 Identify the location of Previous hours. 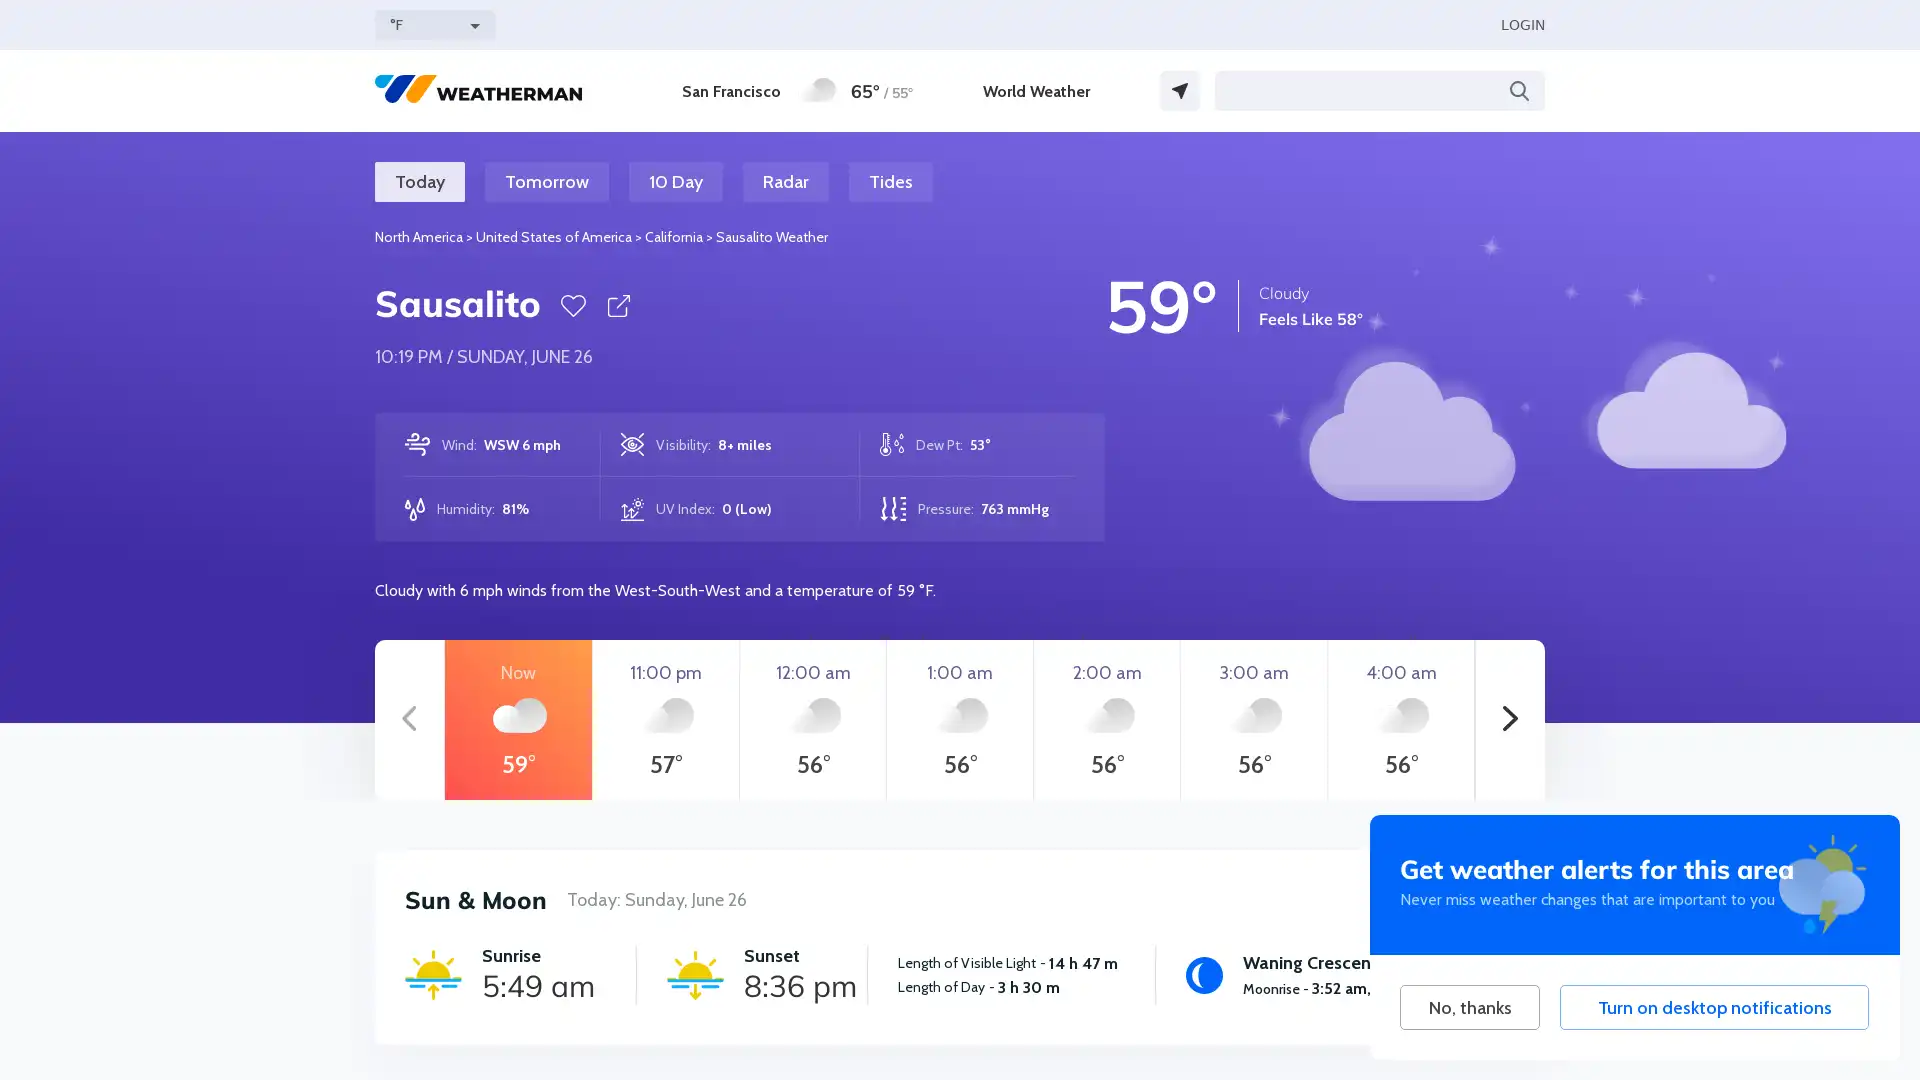
(408, 720).